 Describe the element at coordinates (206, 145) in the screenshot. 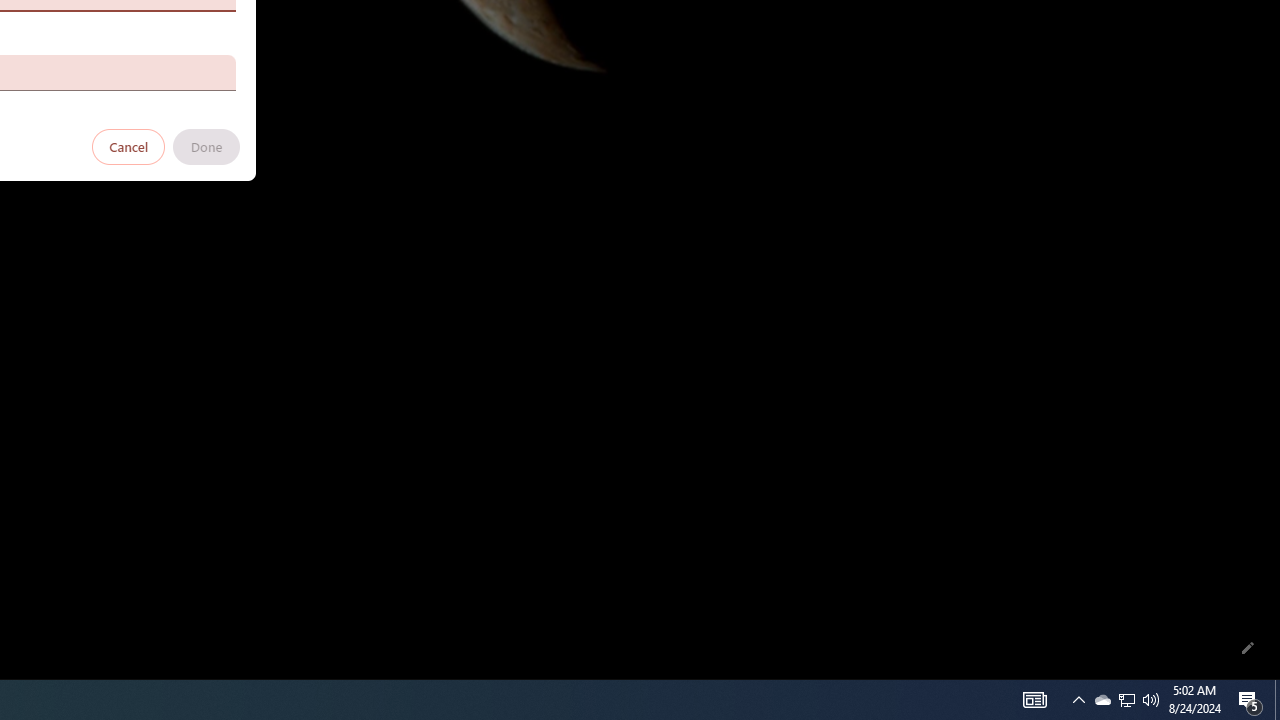

I see `'Done'` at that location.